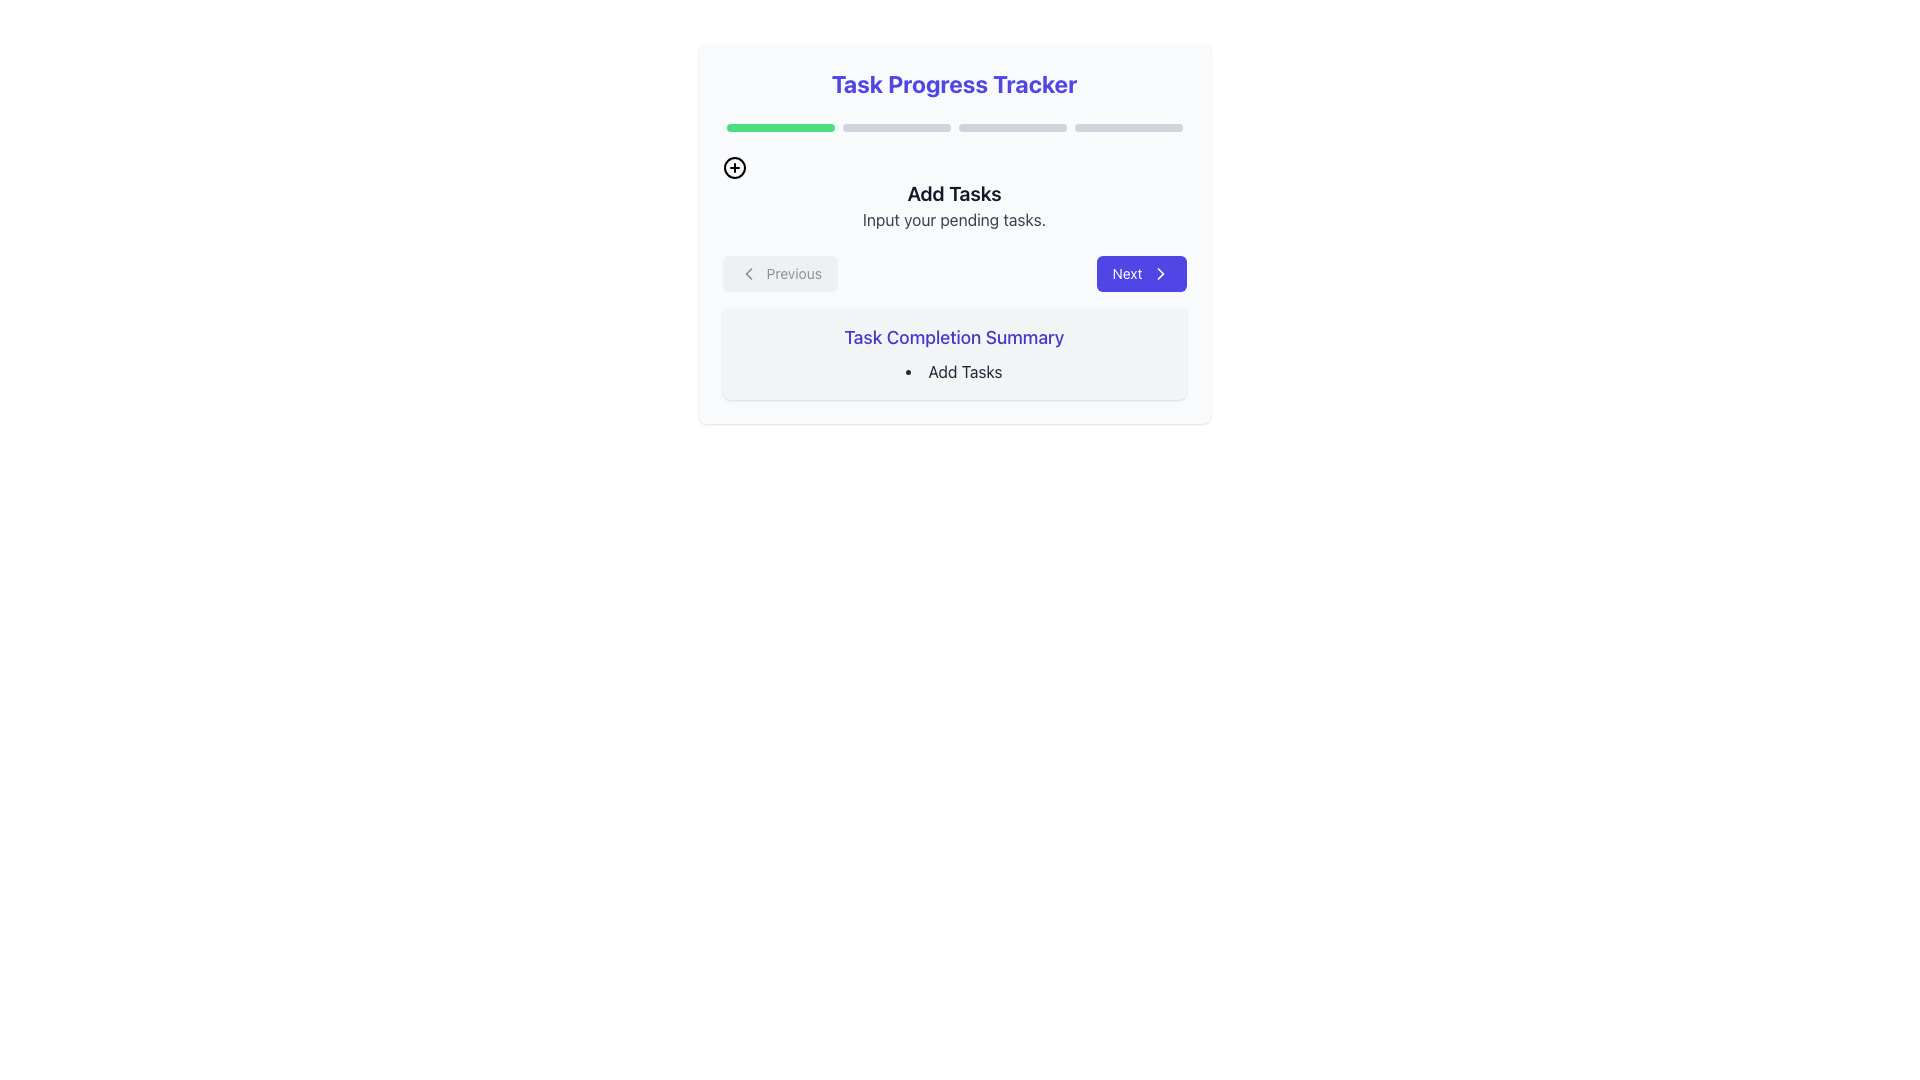 This screenshot has width=1920, height=1080. What do you see at coordinates (779, 127) in the screenshot?
I see `the leftmost green Progress Bar Segment in the Task Progress Tracker, which is part of a set of four segments` at bounding box center [779, 127].